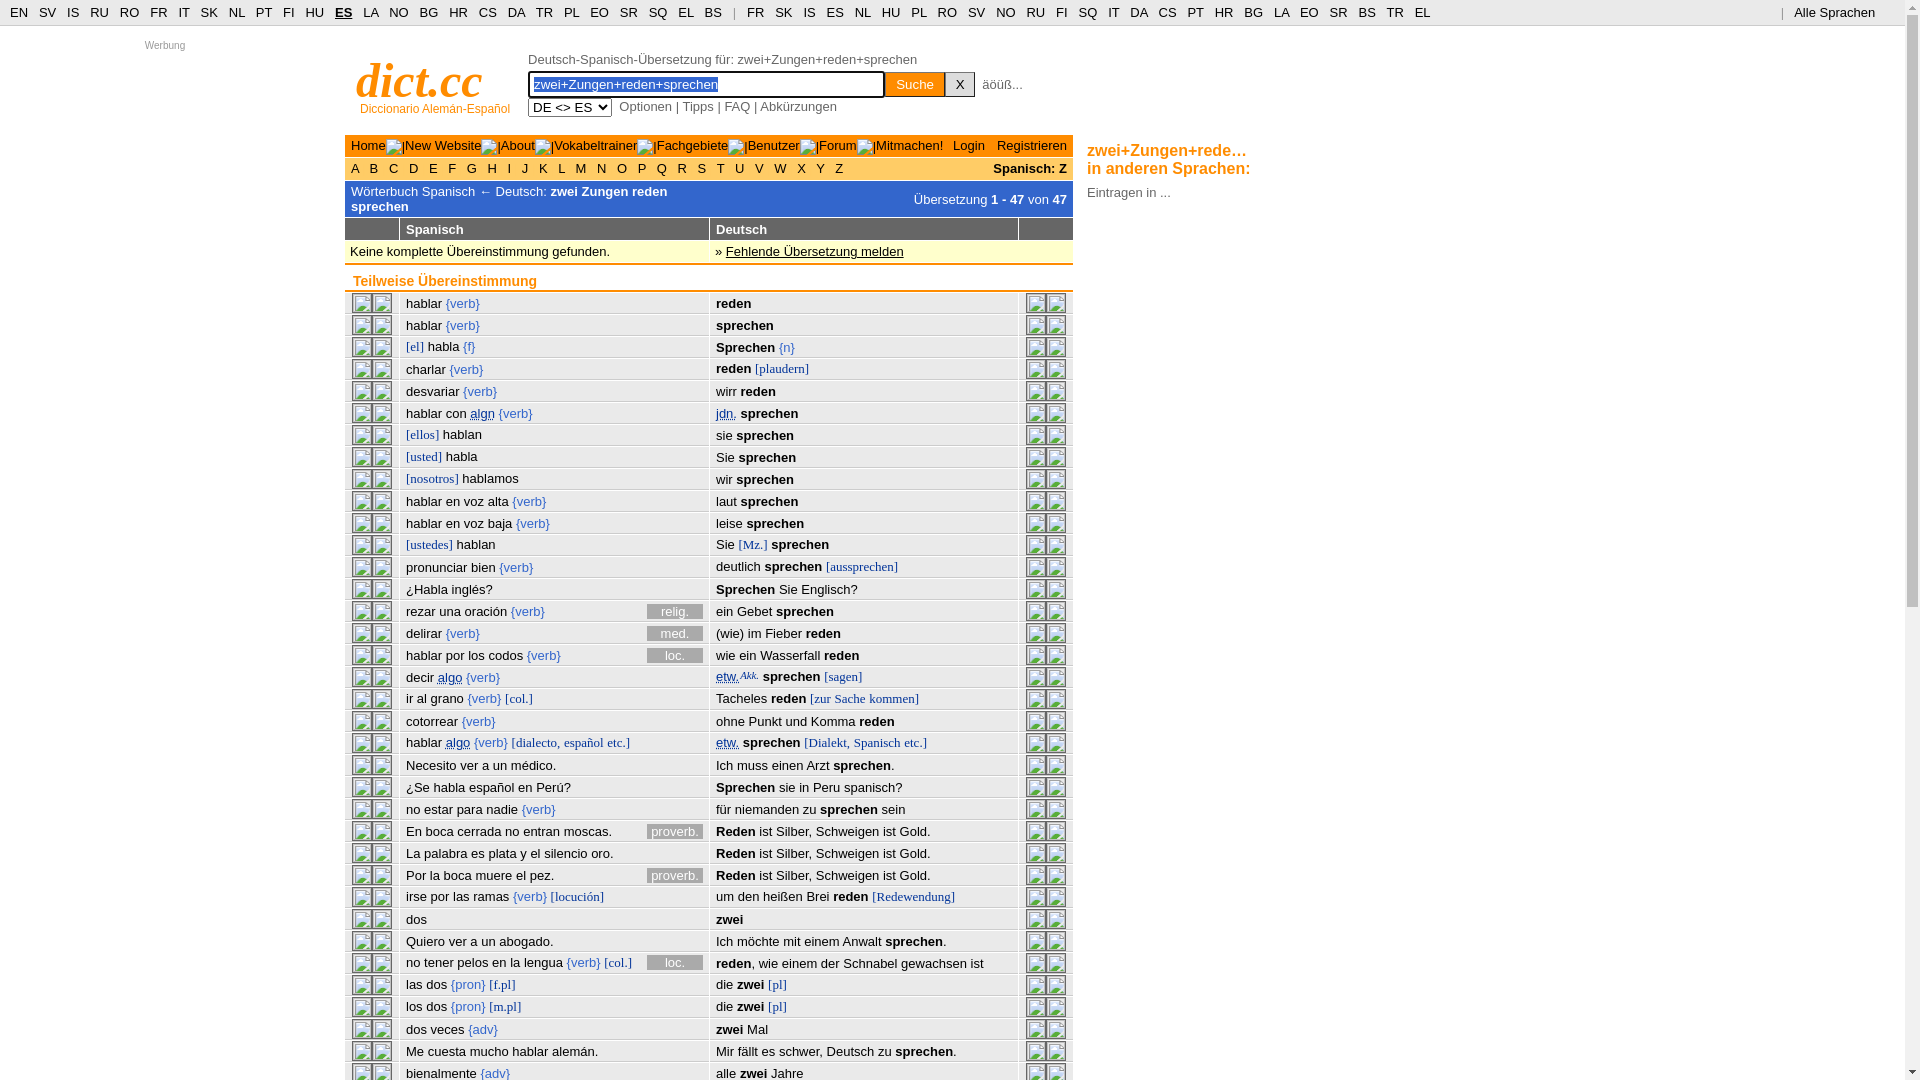  Describe the element at coordinates (723, 895) in the screenshot. I see `'um'` at that location.